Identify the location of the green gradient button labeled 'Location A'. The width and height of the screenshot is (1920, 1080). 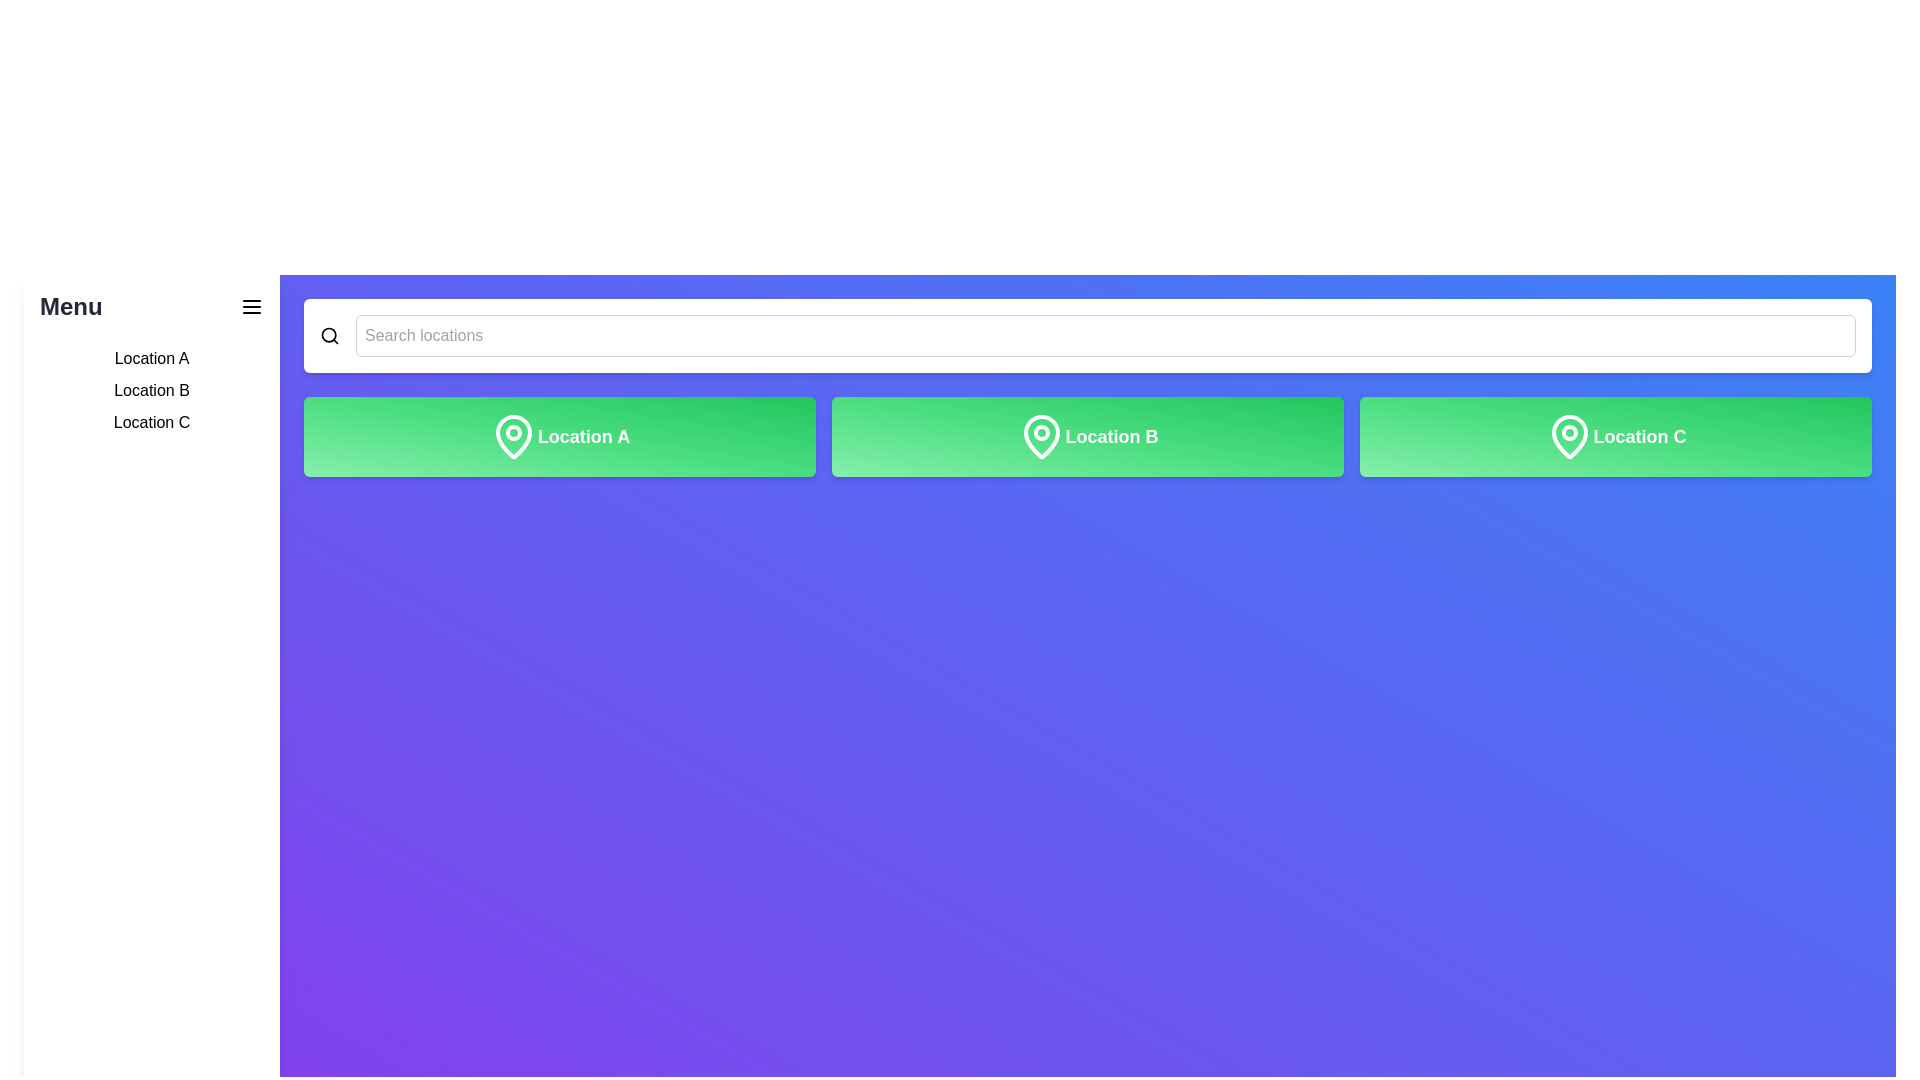
(560, 435).